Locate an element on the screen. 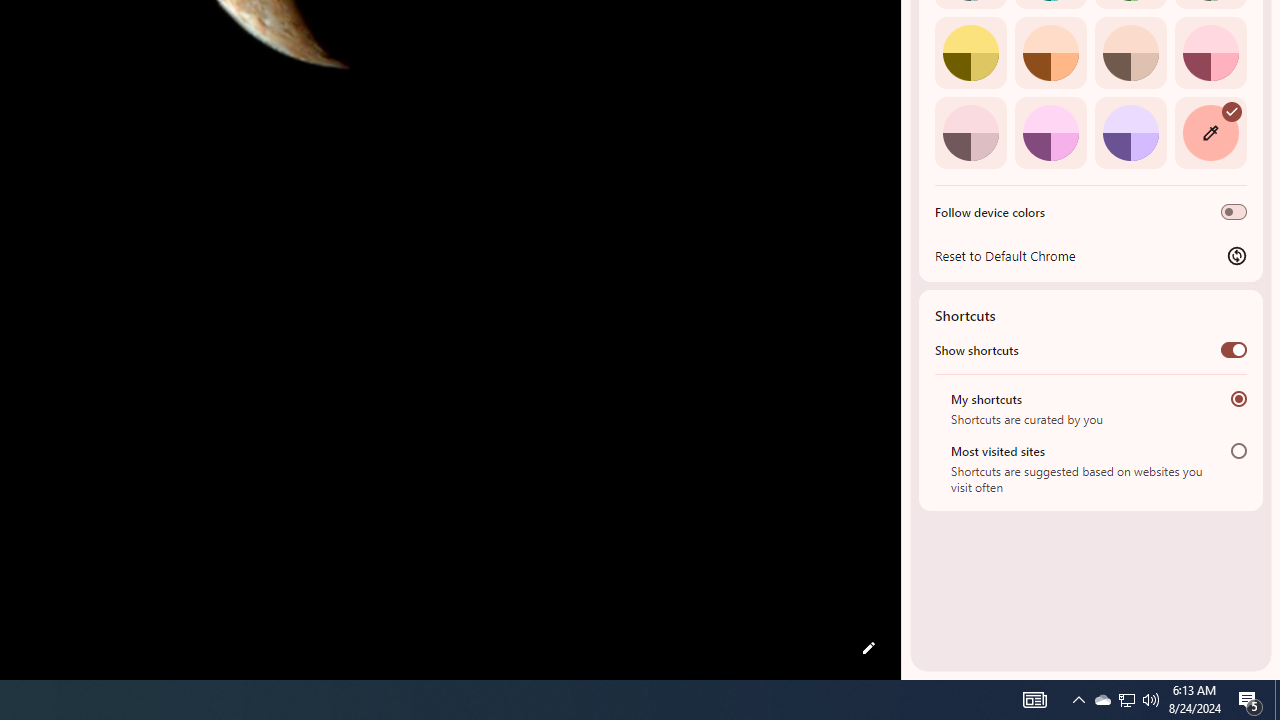 The image size is (1280, 720). 'Show shortcuts' is located at coordinates (1232, 348).